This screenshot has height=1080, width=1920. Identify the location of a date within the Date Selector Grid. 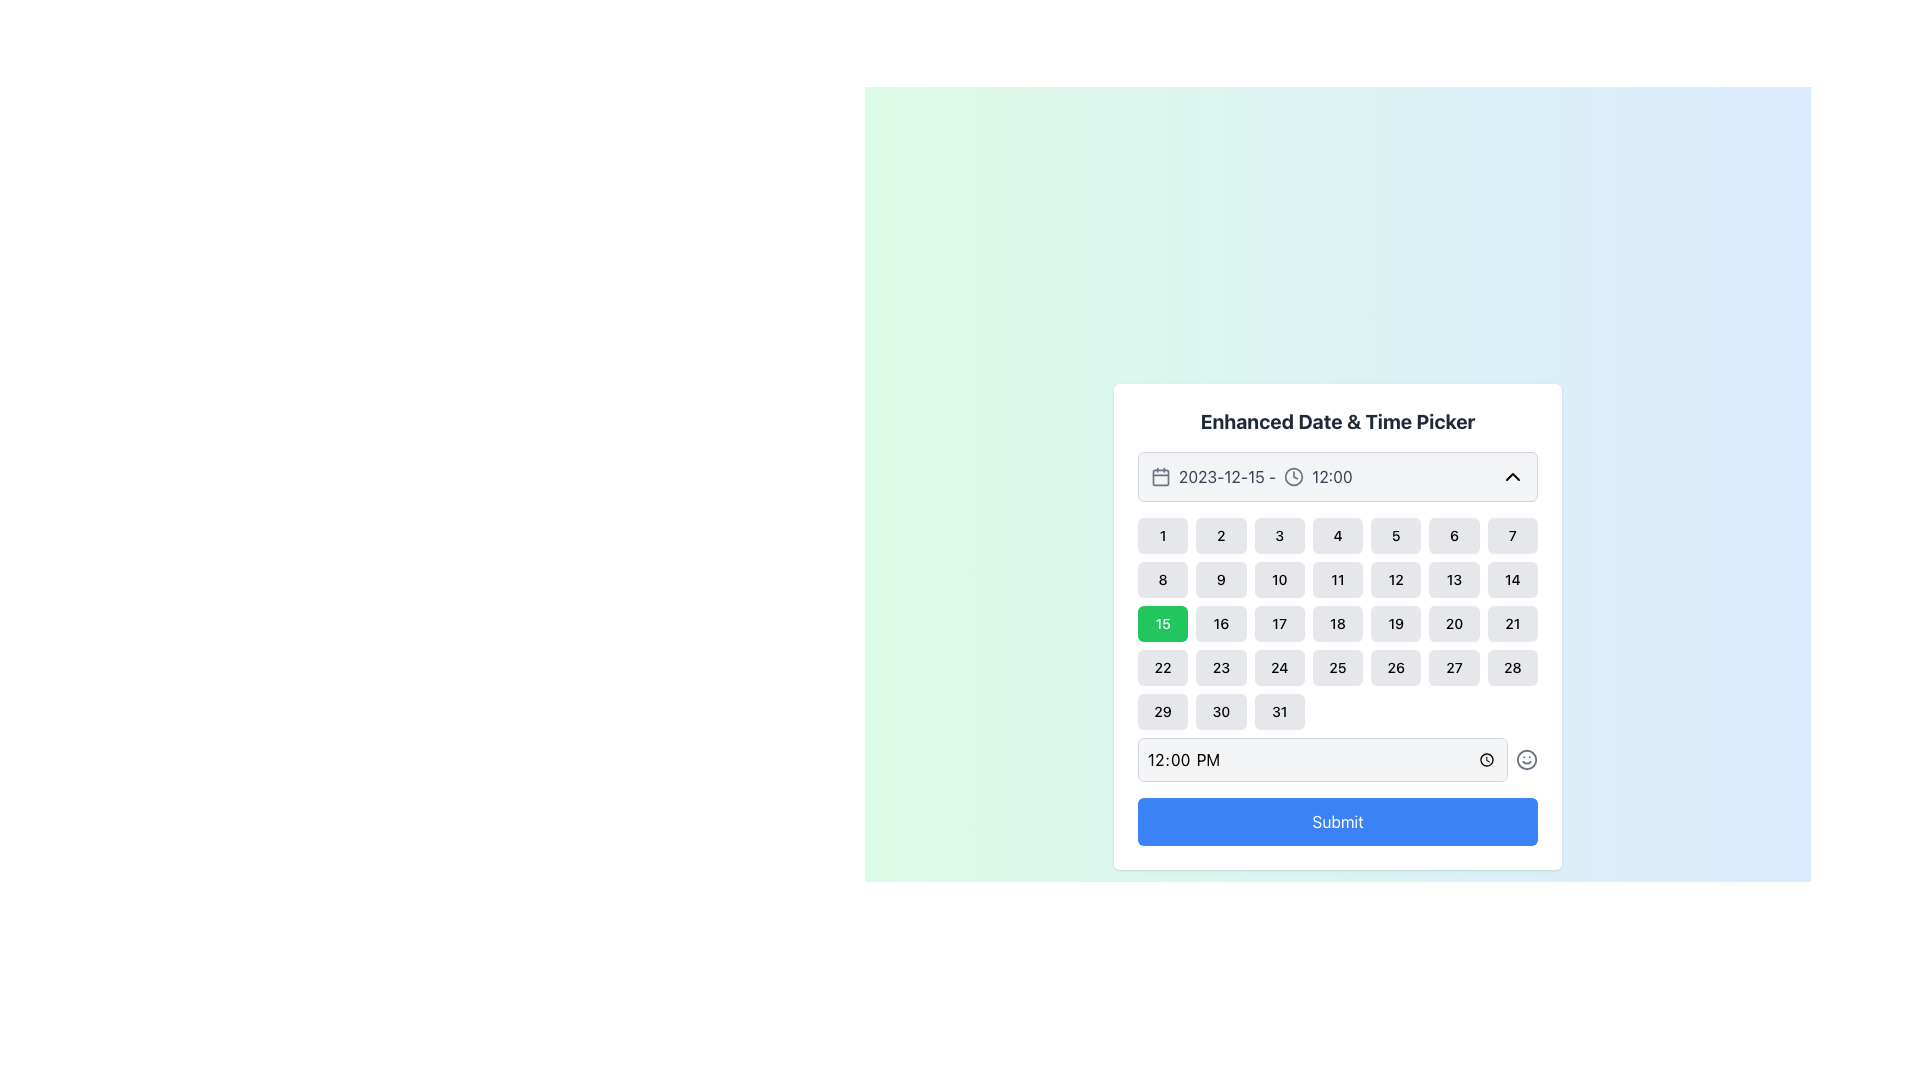
(1338, 623).